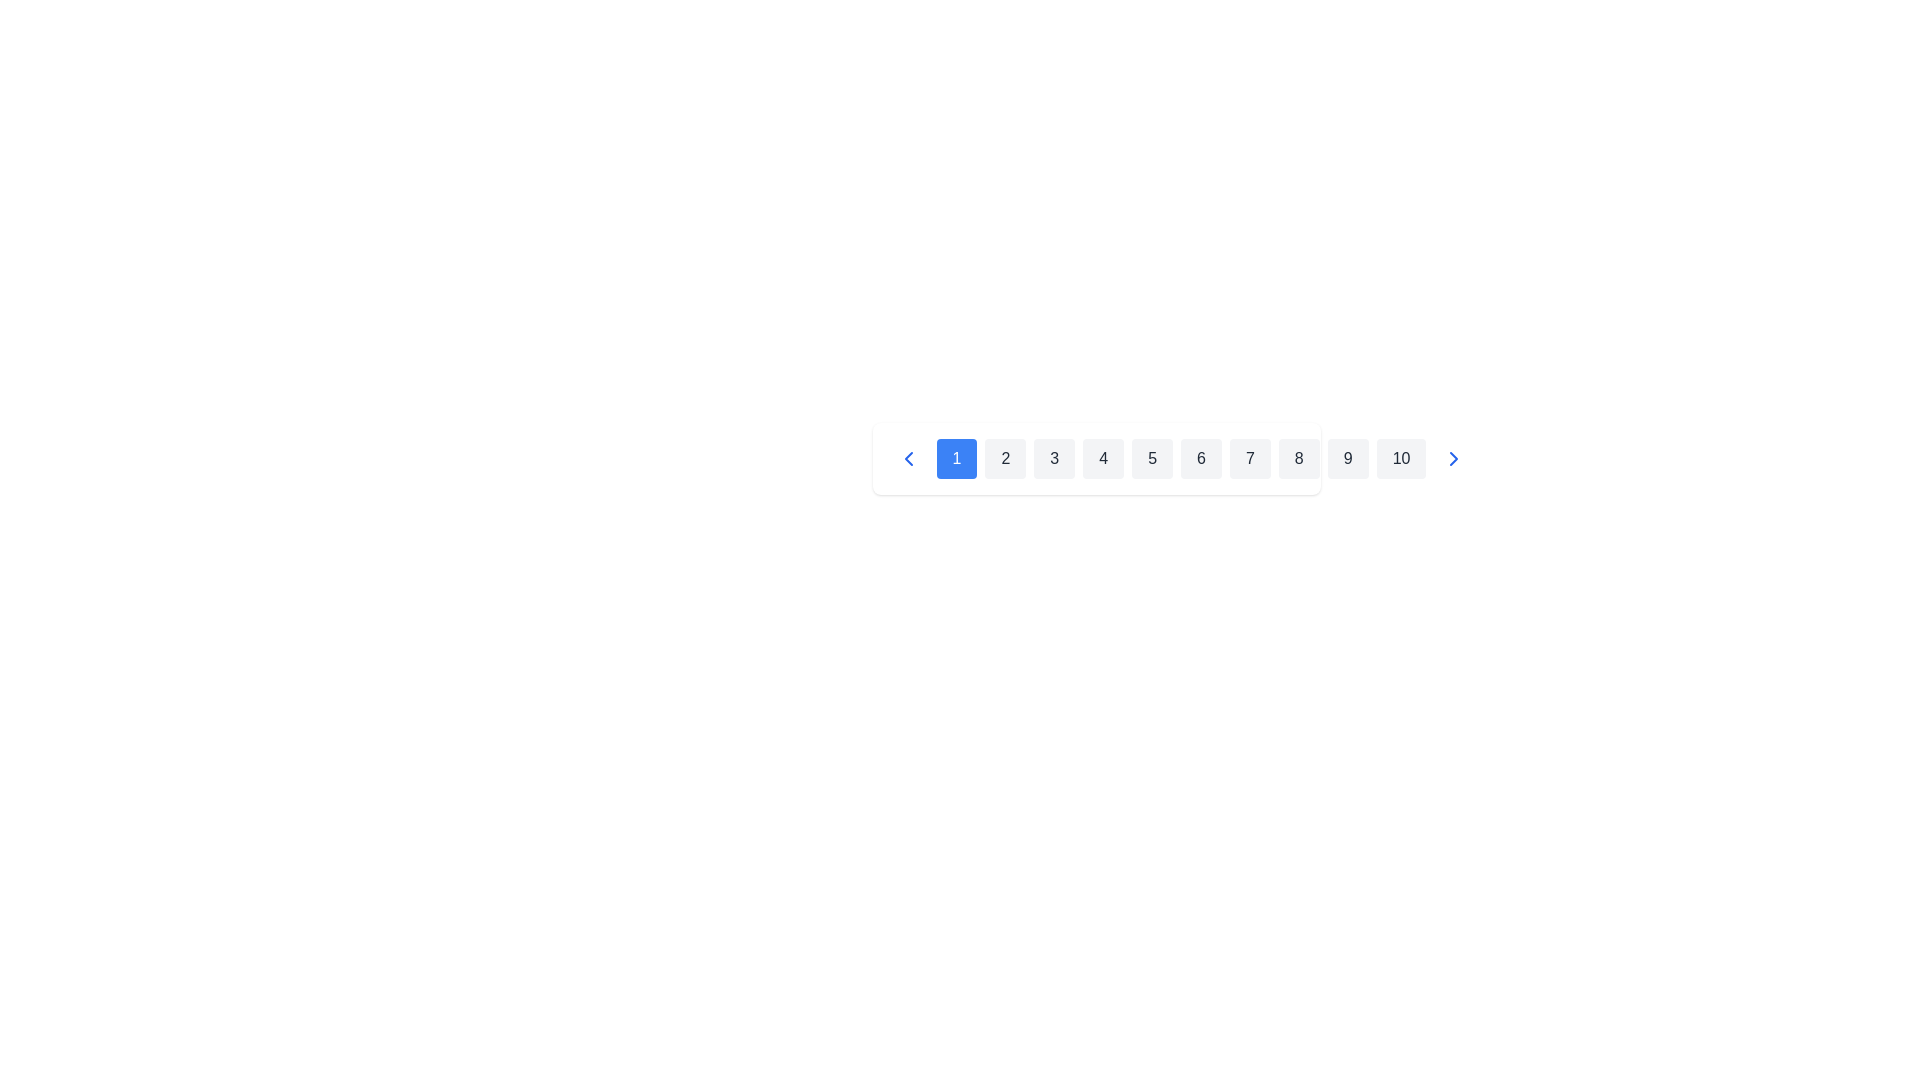  Describe the element at coordinates (1095, 459) in the screenshot. I see `the pagination button representing page number '4'` at that location.